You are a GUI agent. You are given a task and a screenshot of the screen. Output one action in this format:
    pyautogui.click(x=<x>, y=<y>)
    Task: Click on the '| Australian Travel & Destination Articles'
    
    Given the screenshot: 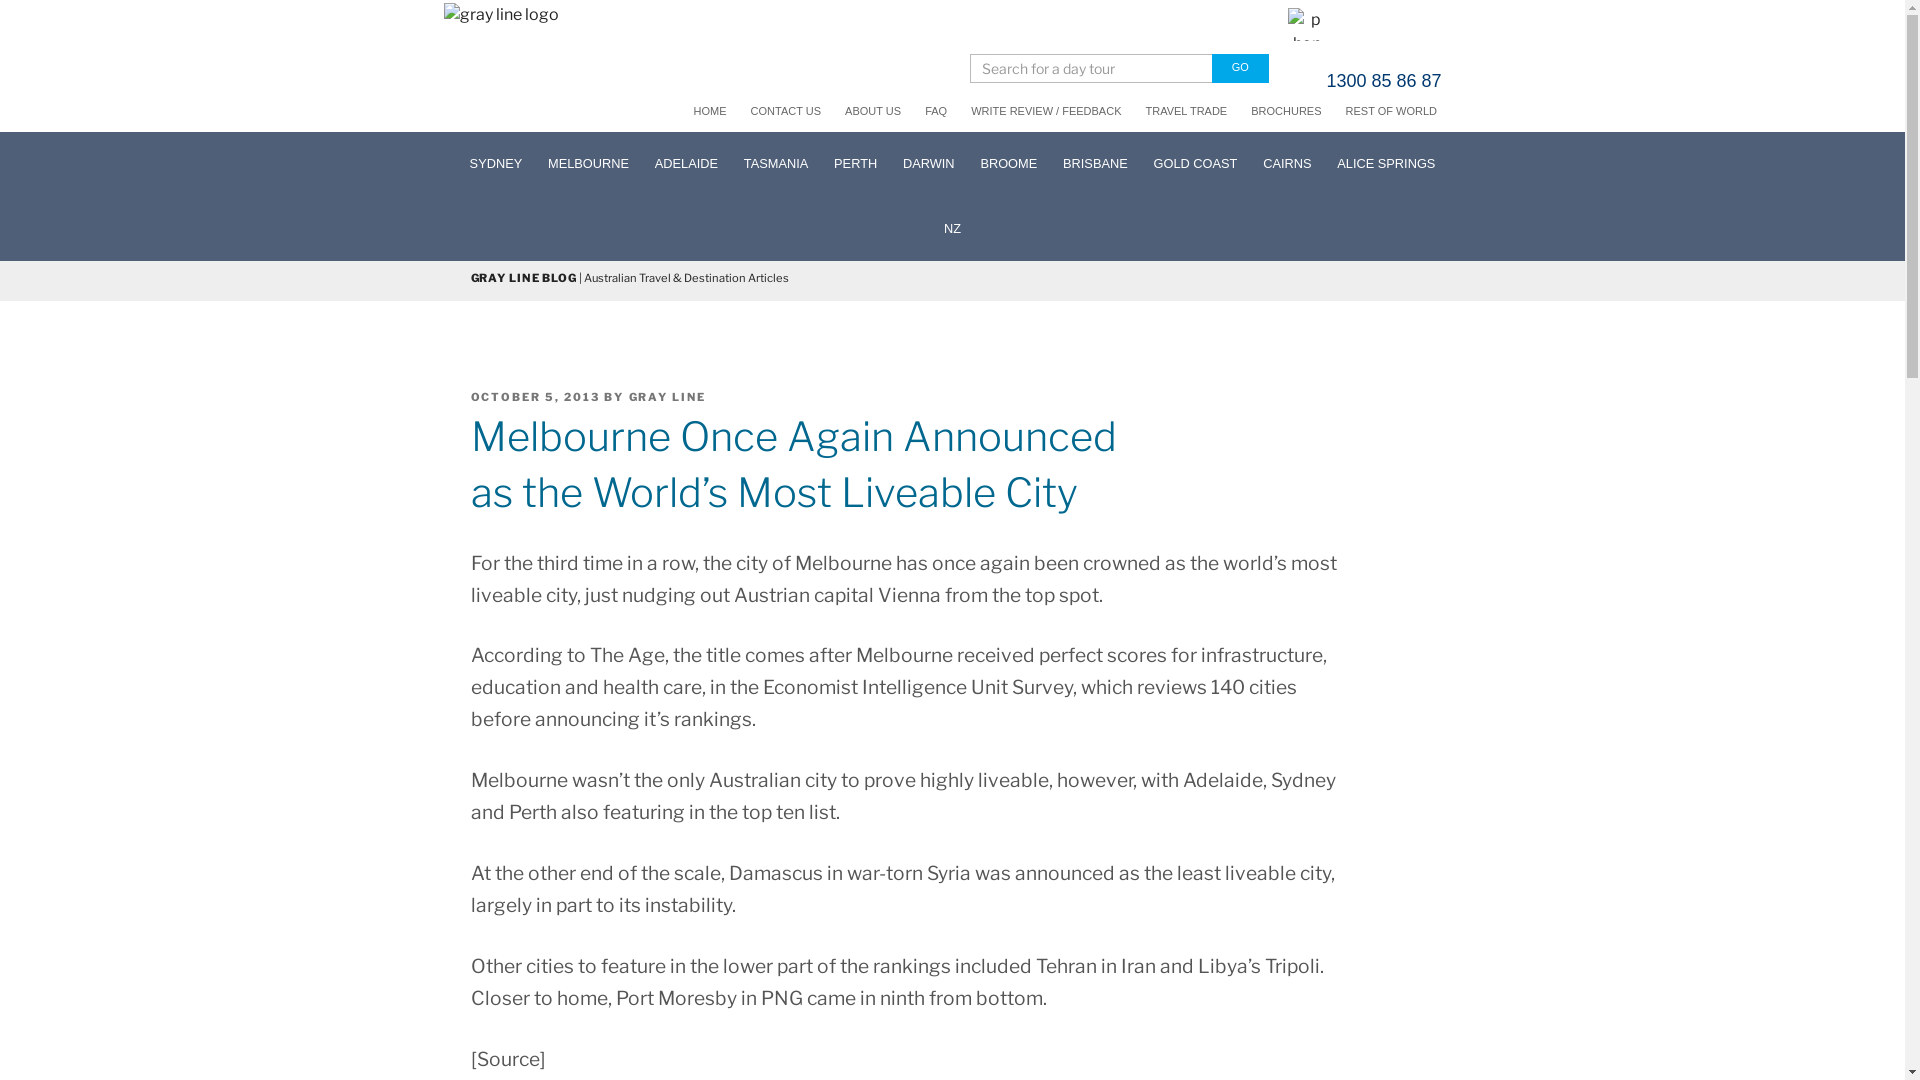 What is the action you would take?
    pyautogui.click(x=682, y=277)
    